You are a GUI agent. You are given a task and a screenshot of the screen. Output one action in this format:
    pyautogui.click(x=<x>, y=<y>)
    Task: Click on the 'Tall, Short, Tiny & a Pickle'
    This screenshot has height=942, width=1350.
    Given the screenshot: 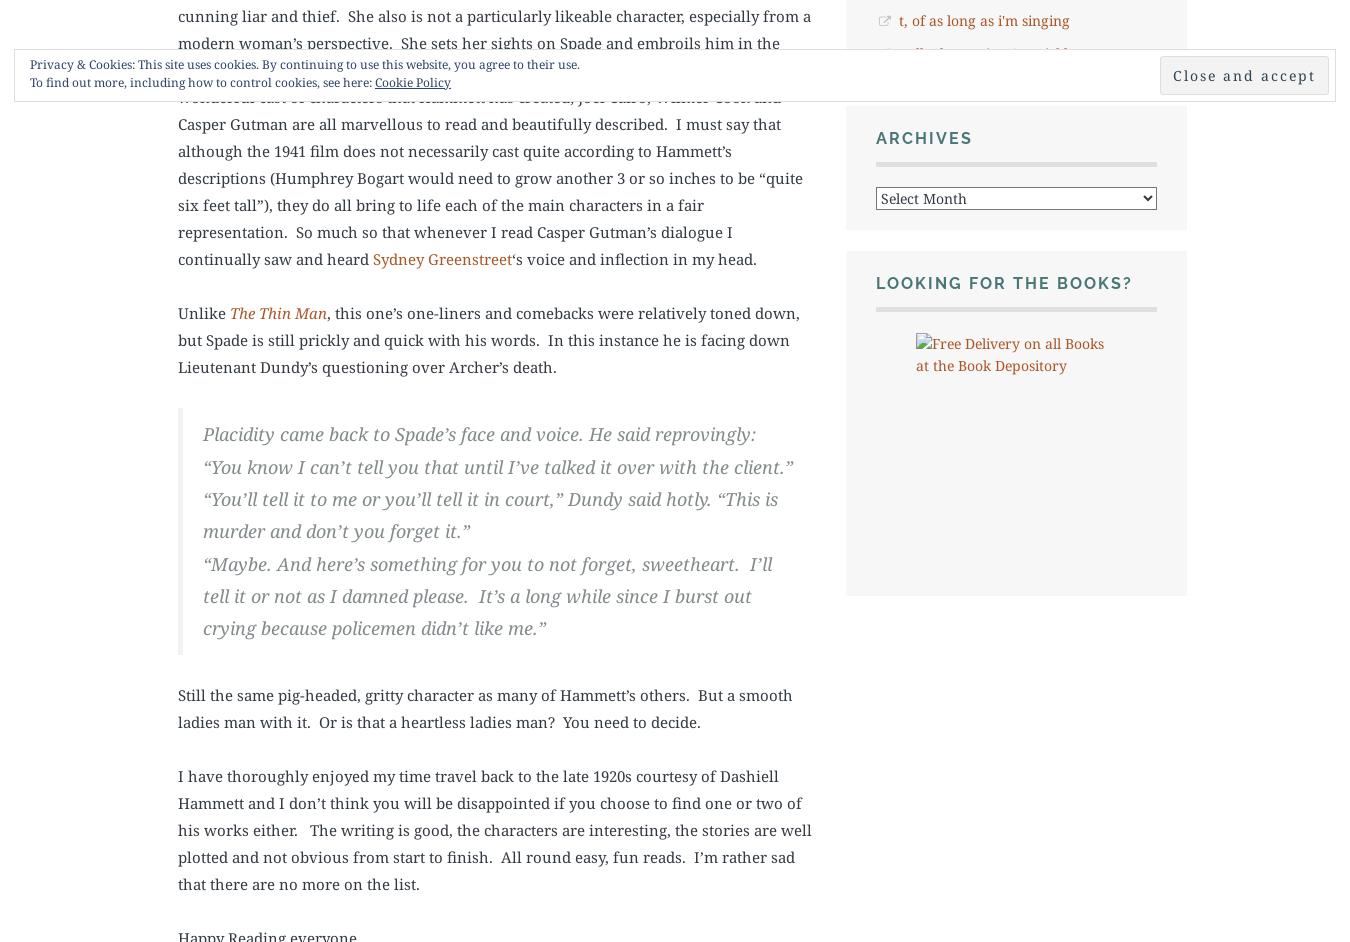 What is the action you would take?
    pyautogui.click(x=898, y=51)
    